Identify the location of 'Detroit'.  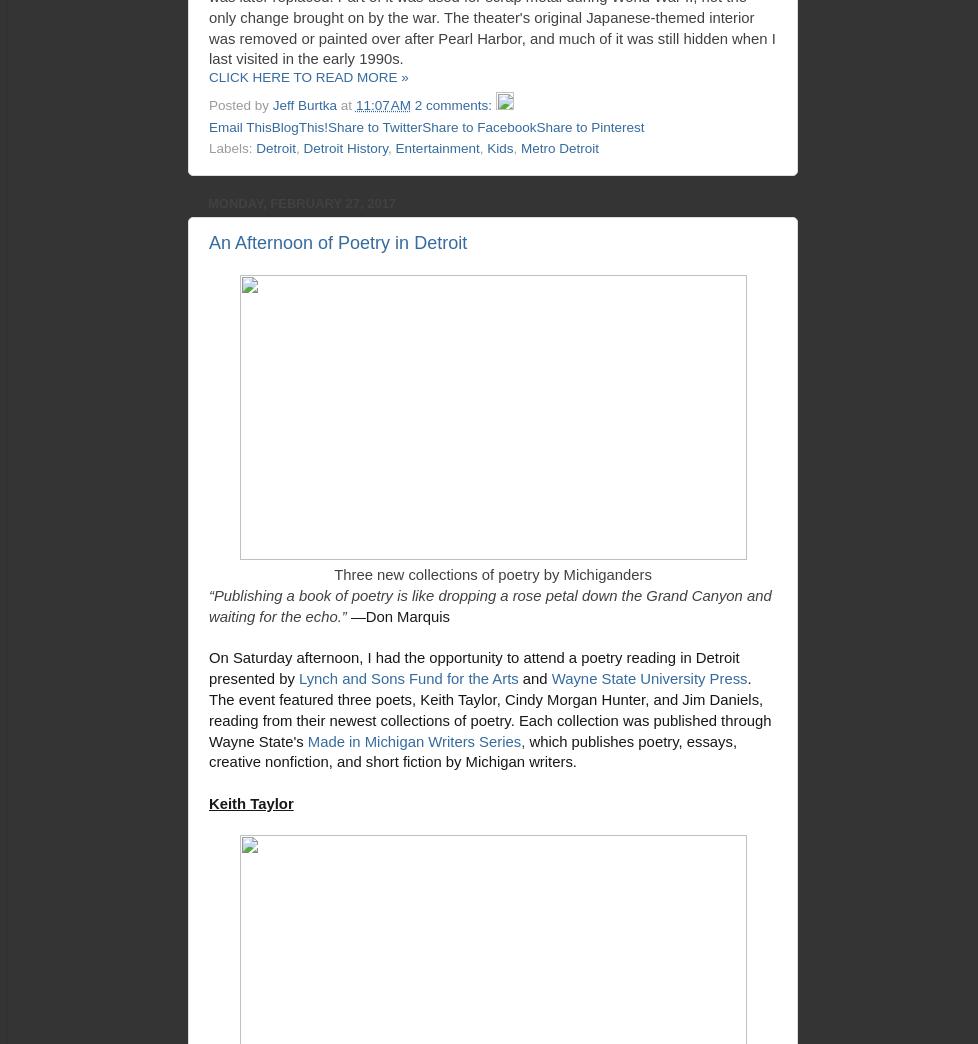
(274, 147).